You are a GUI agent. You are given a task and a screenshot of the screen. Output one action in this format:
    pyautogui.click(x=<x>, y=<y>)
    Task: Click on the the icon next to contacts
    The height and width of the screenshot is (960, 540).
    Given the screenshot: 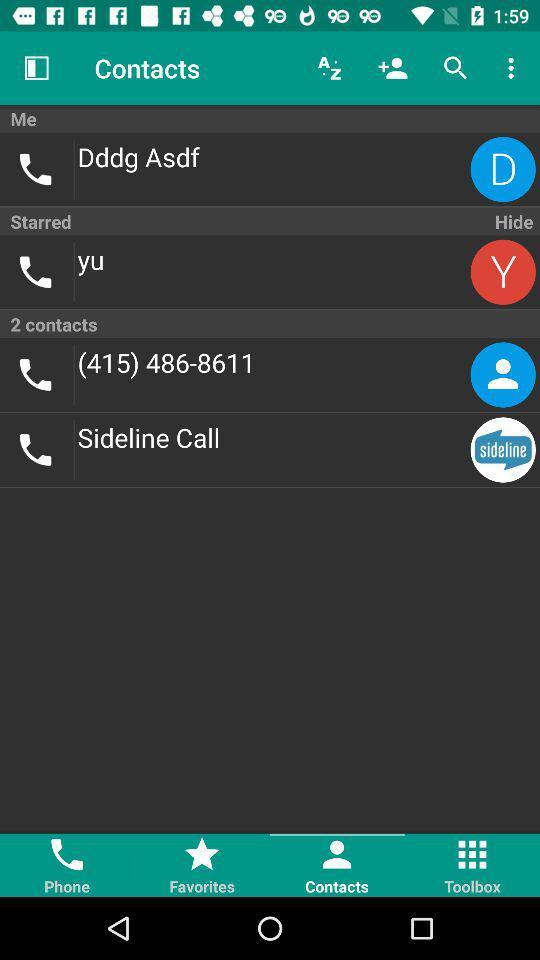 What is the action you would take?
    pyautogui.click(x=329, y=68)
    